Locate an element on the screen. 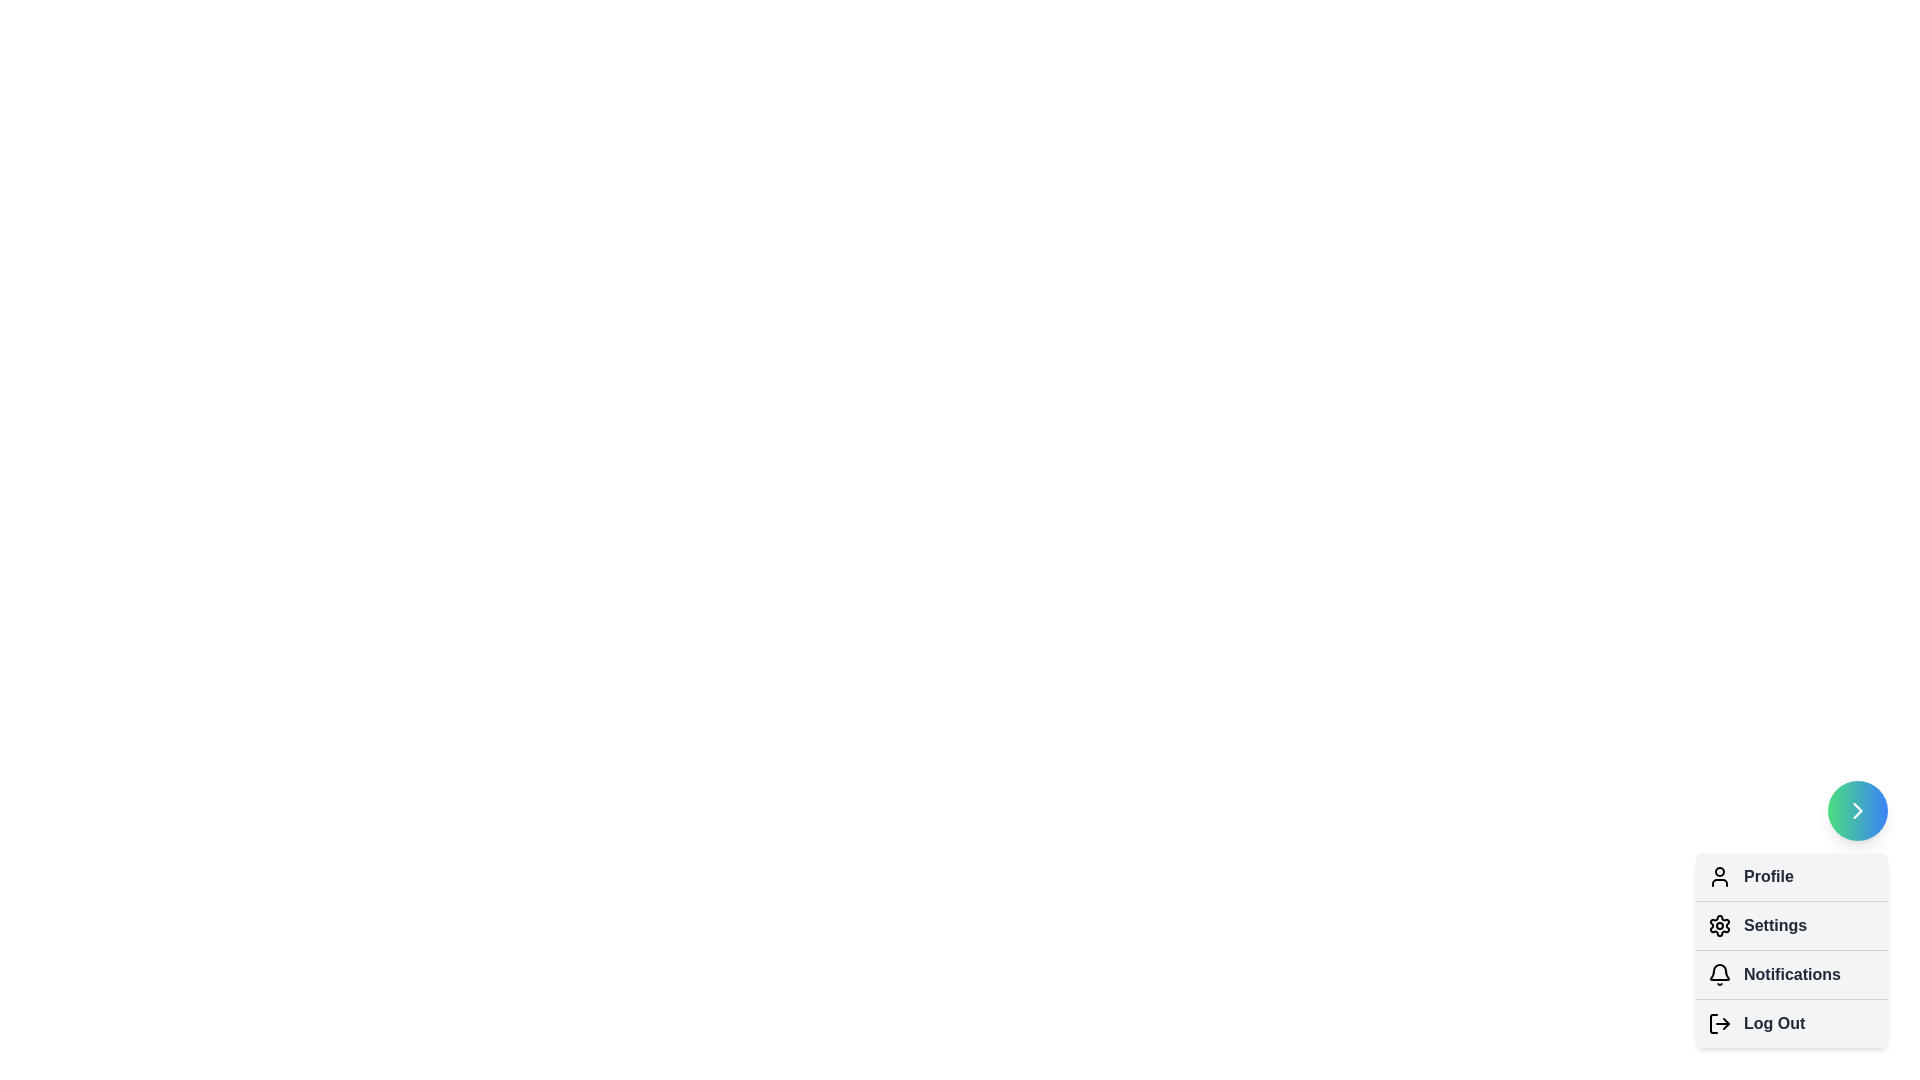 Image resolution: width=1920 pixels, height=1080 pixels. the menu option Profile to trigger its associated action is located at coordinates (1718, 875).